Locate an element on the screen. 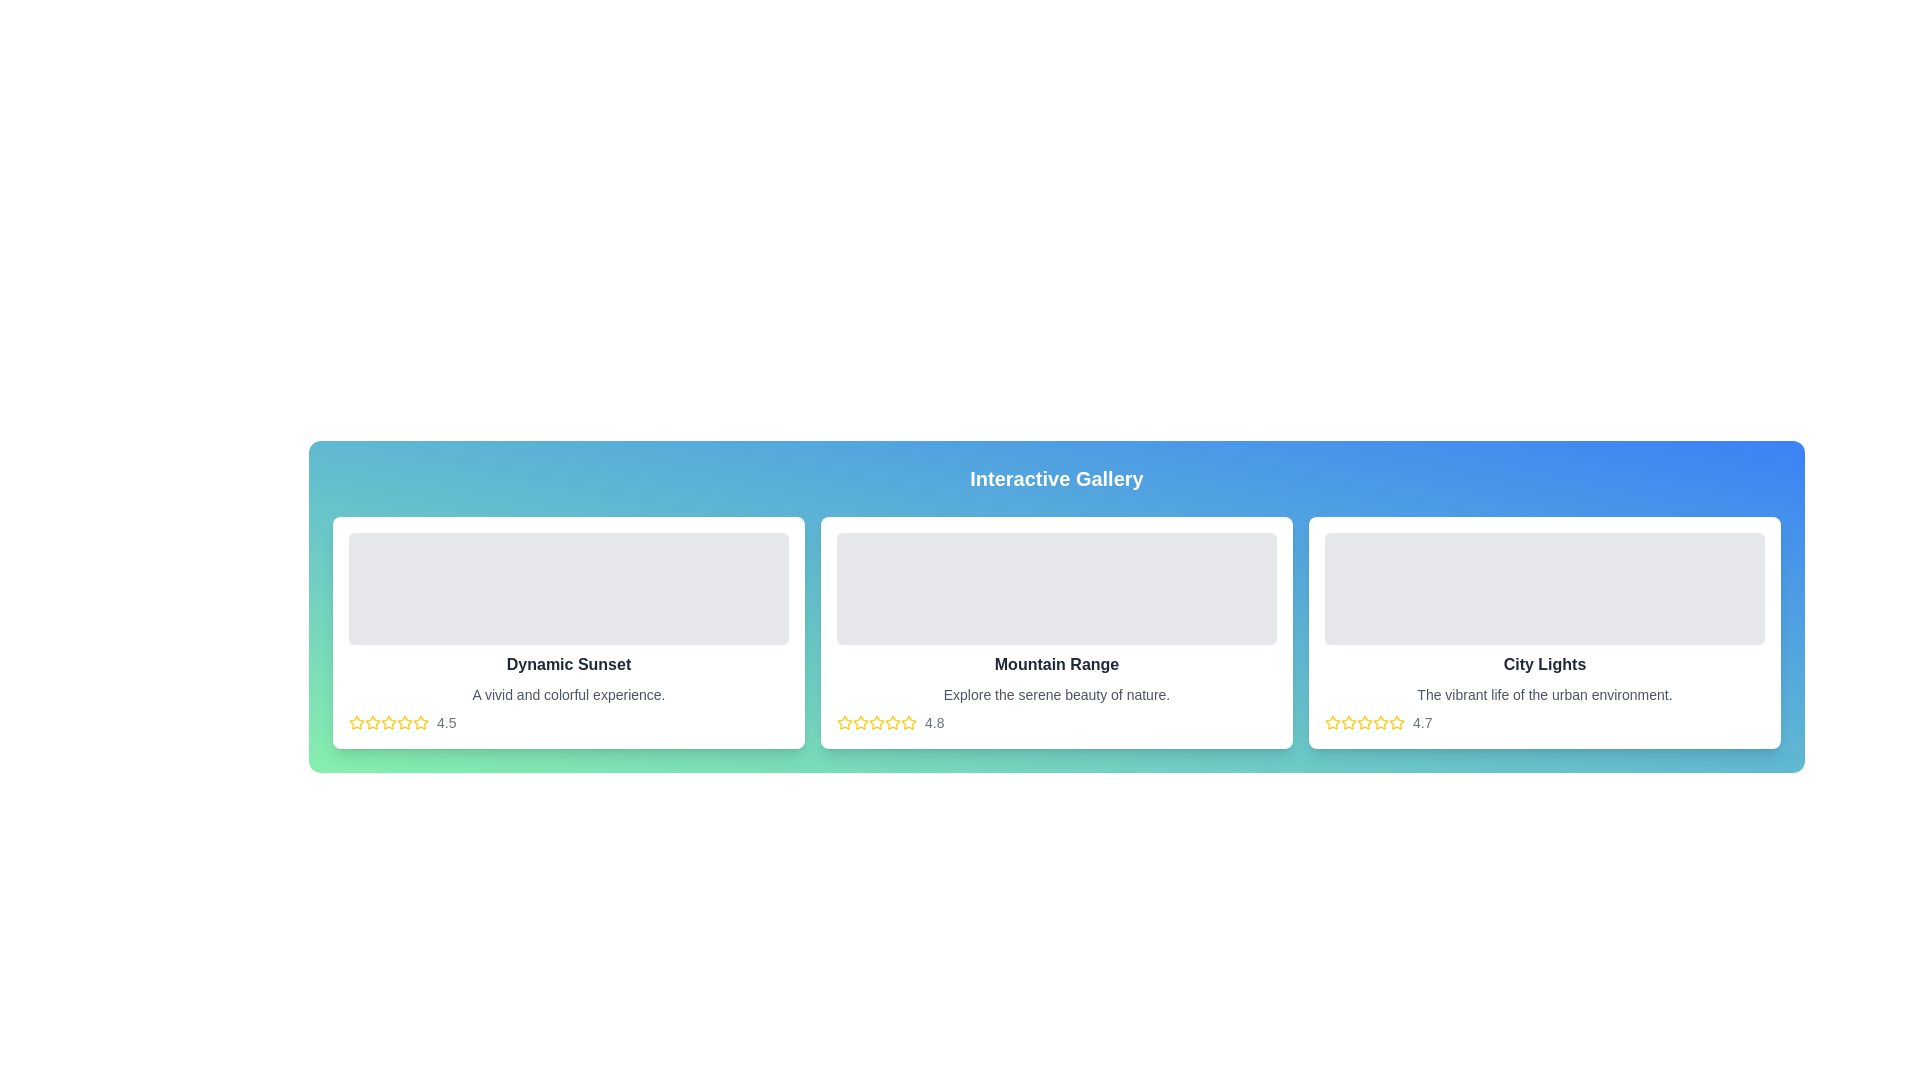 Image resolution: width=1920 pixels, height=1080 pixels. the second star-shaped icon is located at coordinates (420, 722).